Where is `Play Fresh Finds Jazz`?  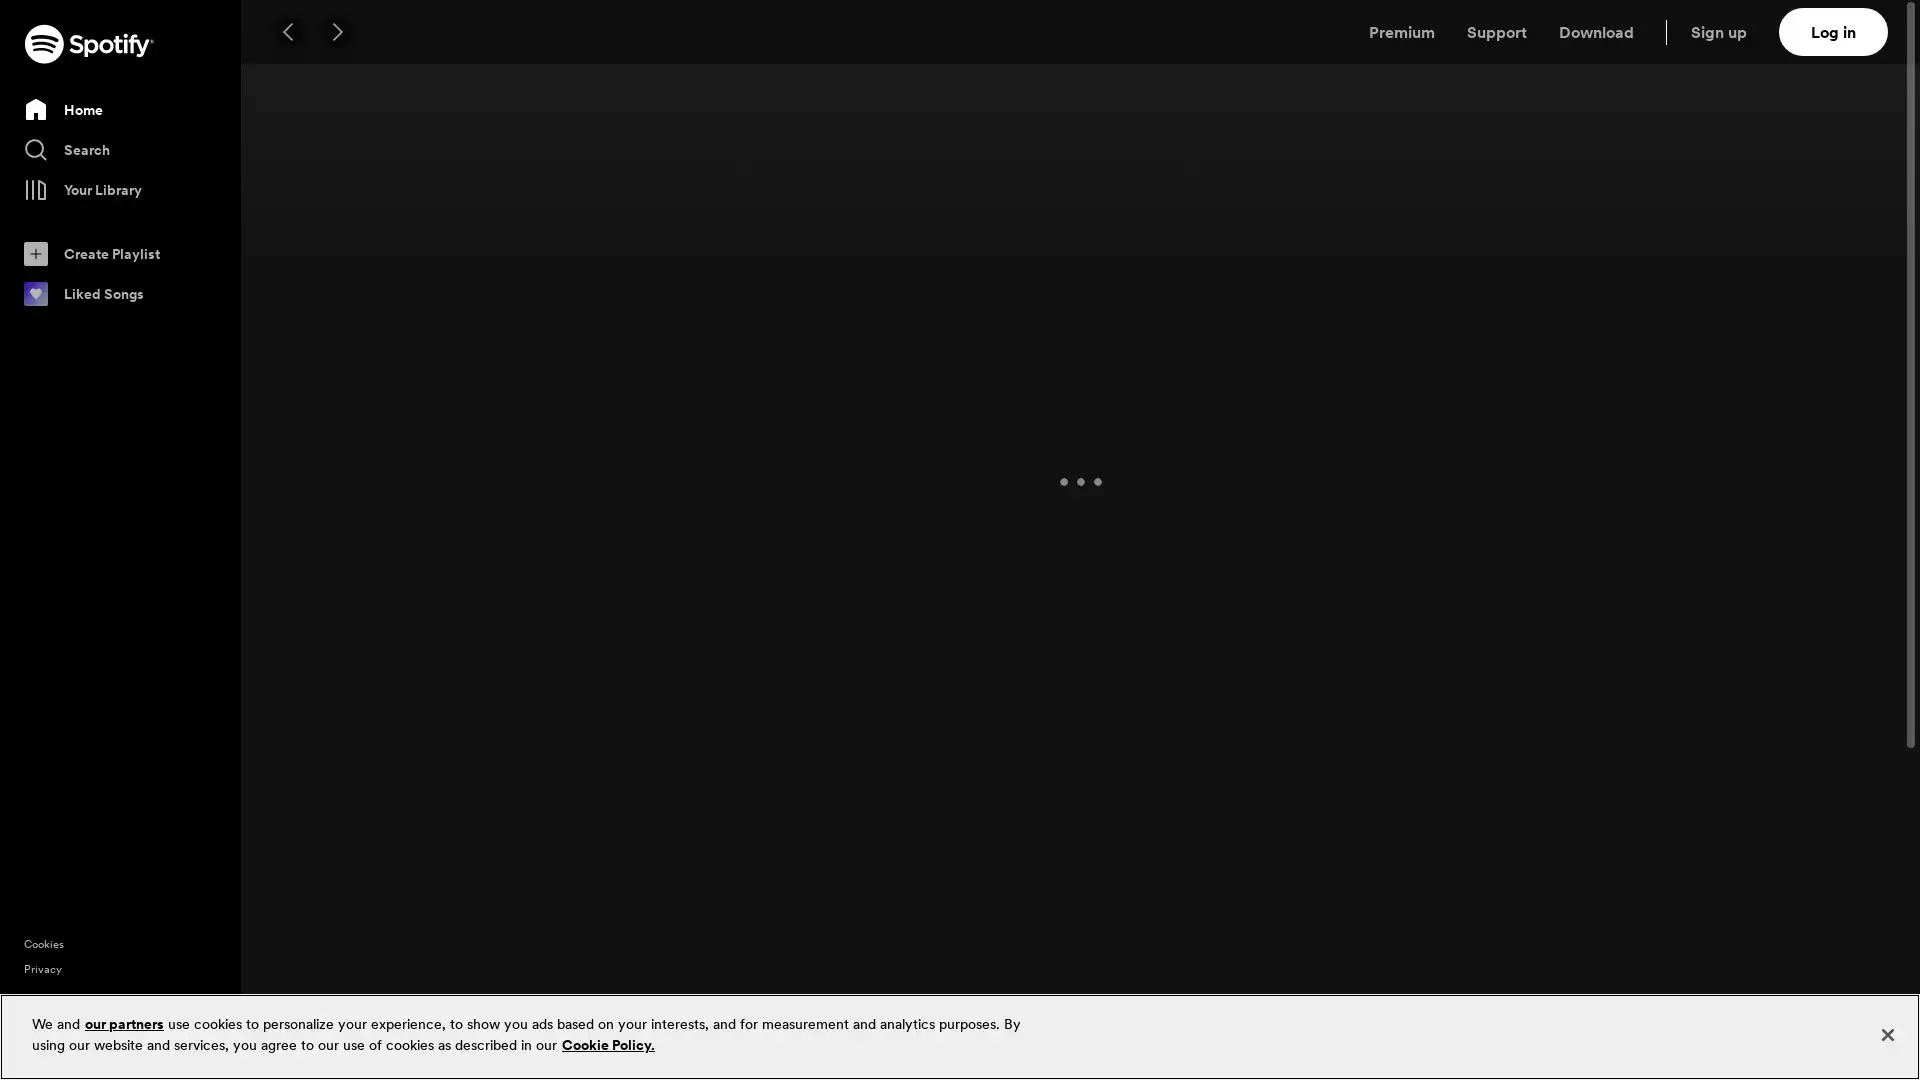
Play Fresh Finds Jazz is located at coordinates (1839, 277).